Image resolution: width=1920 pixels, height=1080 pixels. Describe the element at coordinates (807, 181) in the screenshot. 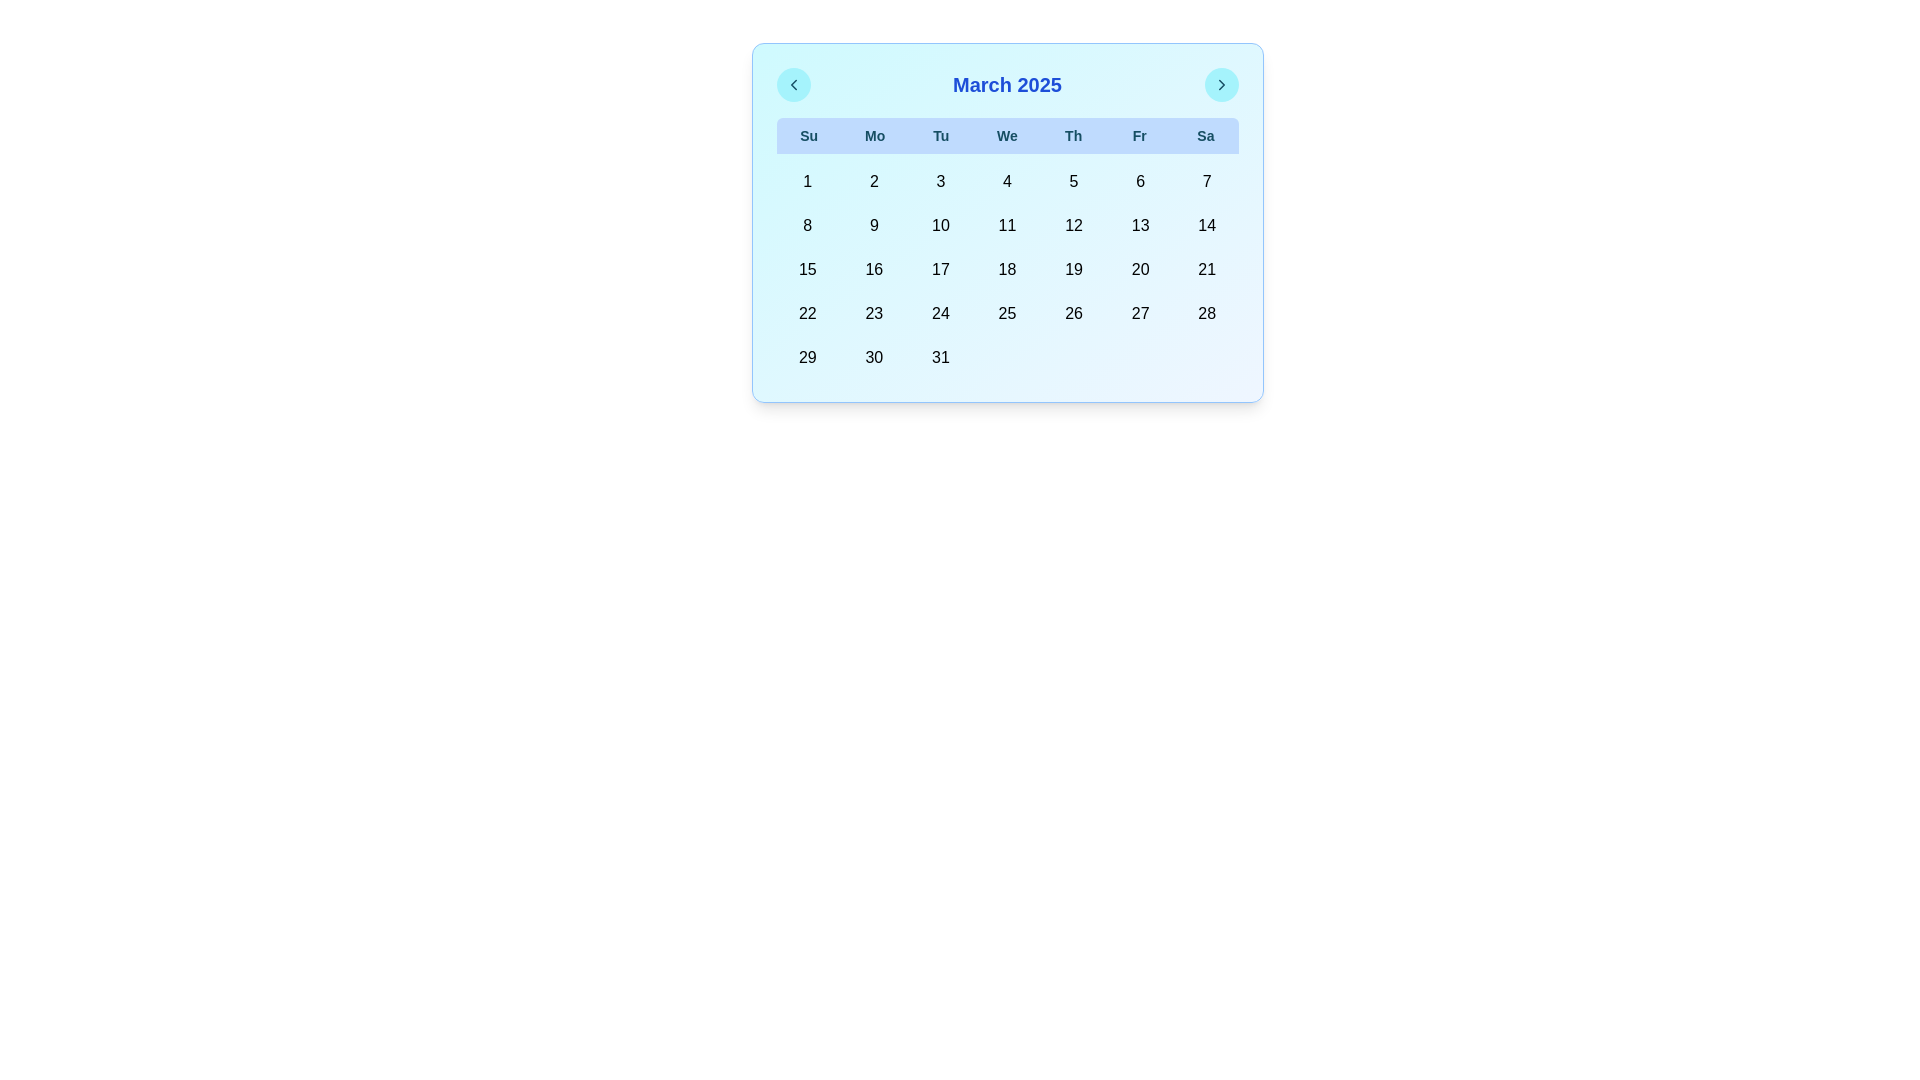

I see `the button representing the first day of the displayed month's calendar, located` at that location.